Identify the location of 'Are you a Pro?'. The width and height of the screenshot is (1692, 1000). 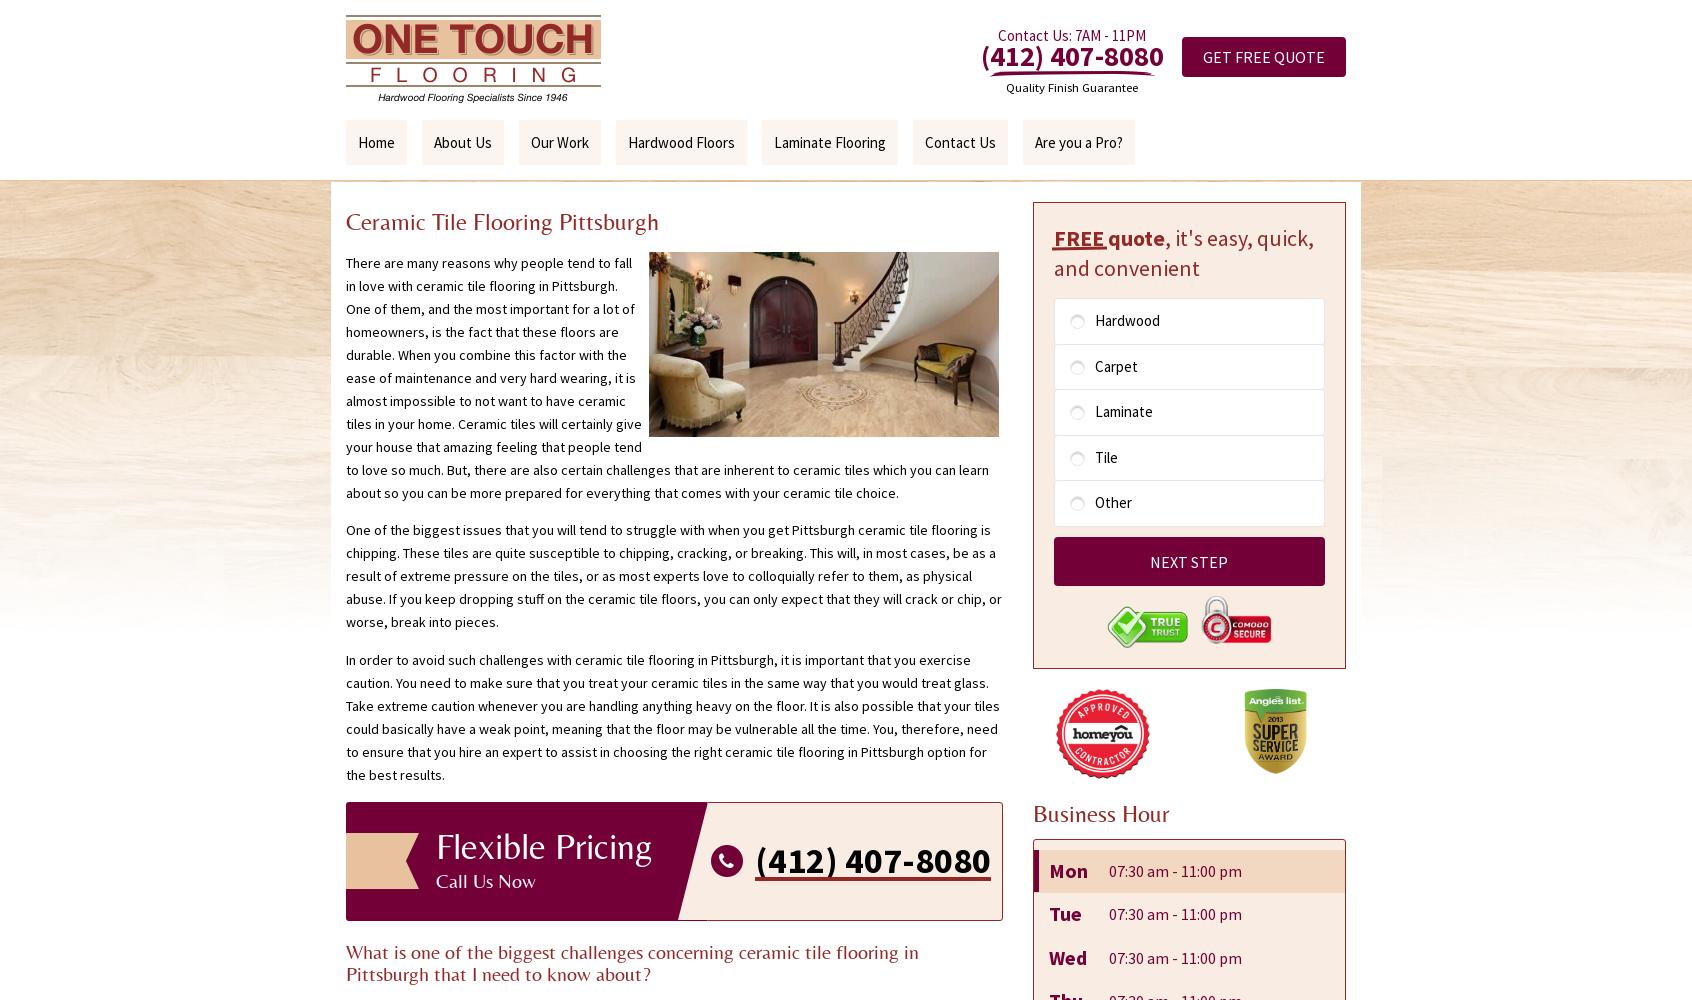
(1078, 142).